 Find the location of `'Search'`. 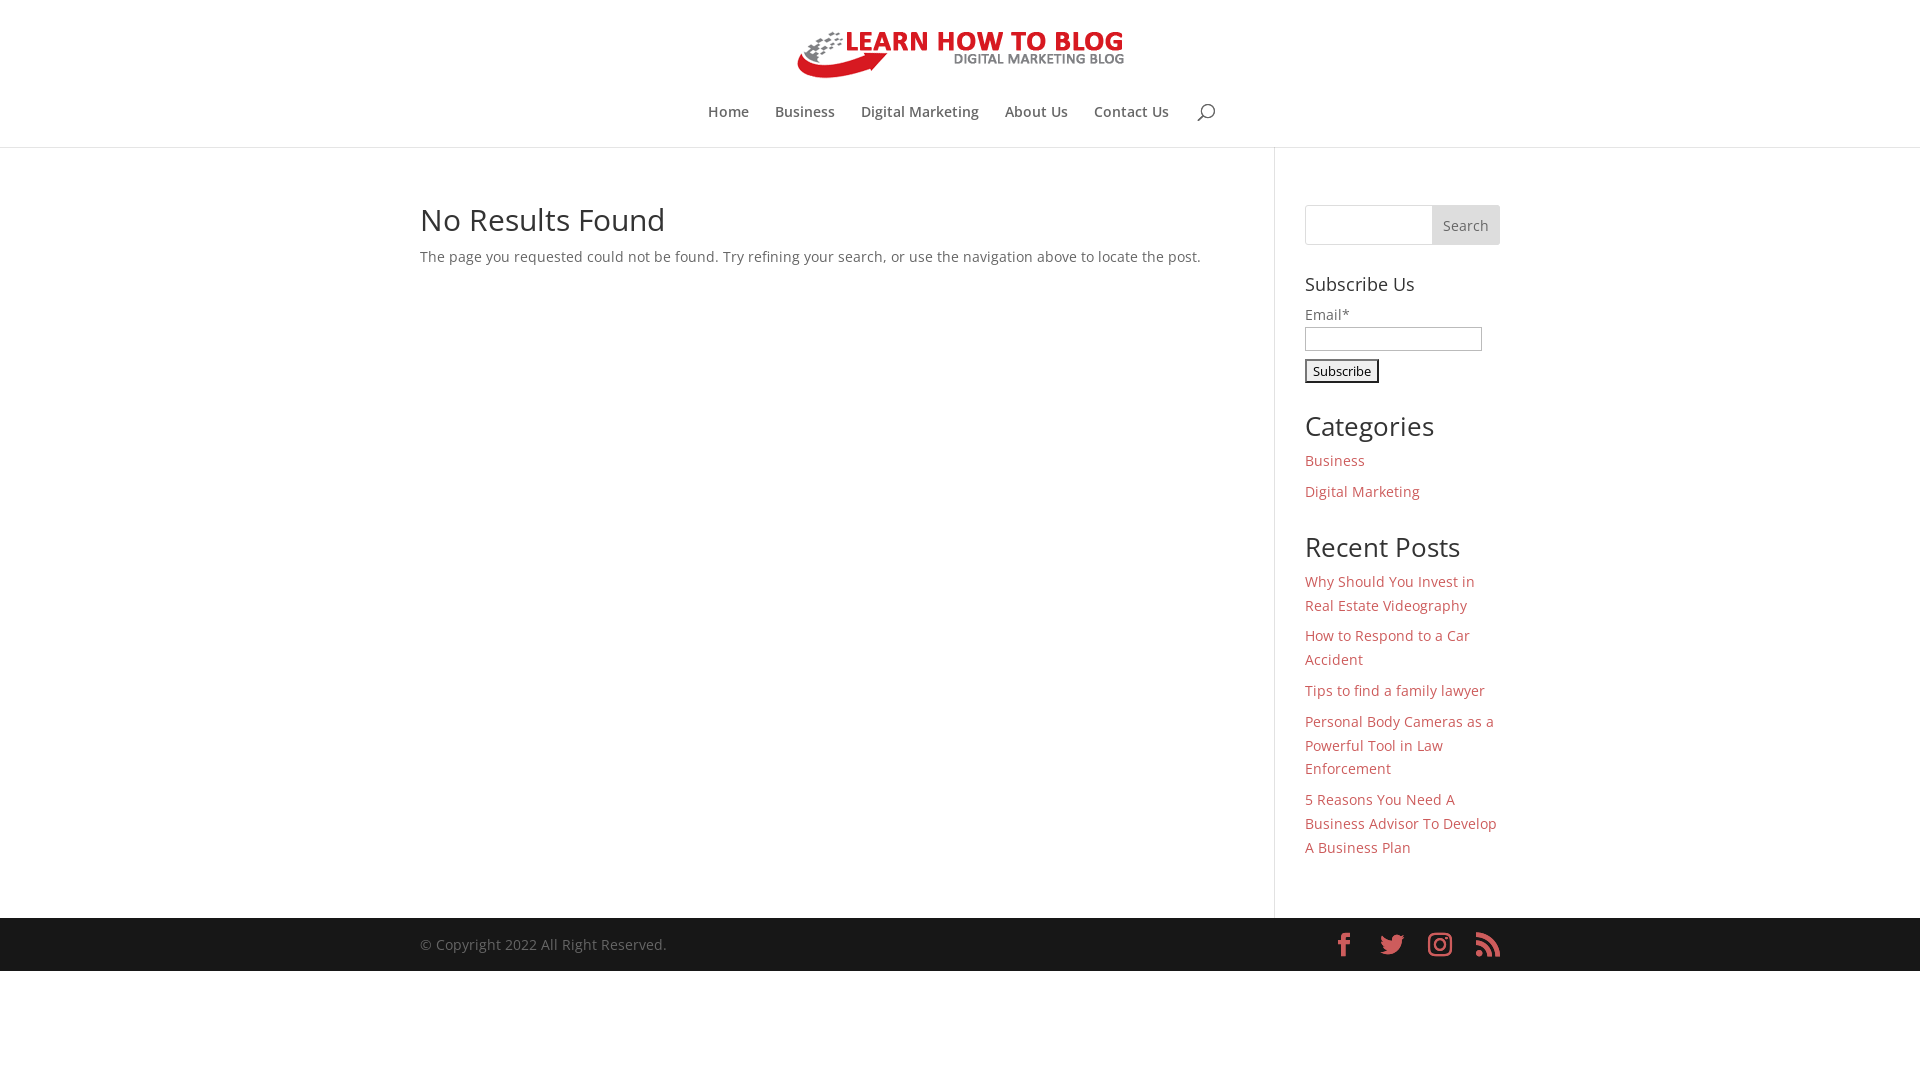

'Search' is located at coordinates (1465, 224).